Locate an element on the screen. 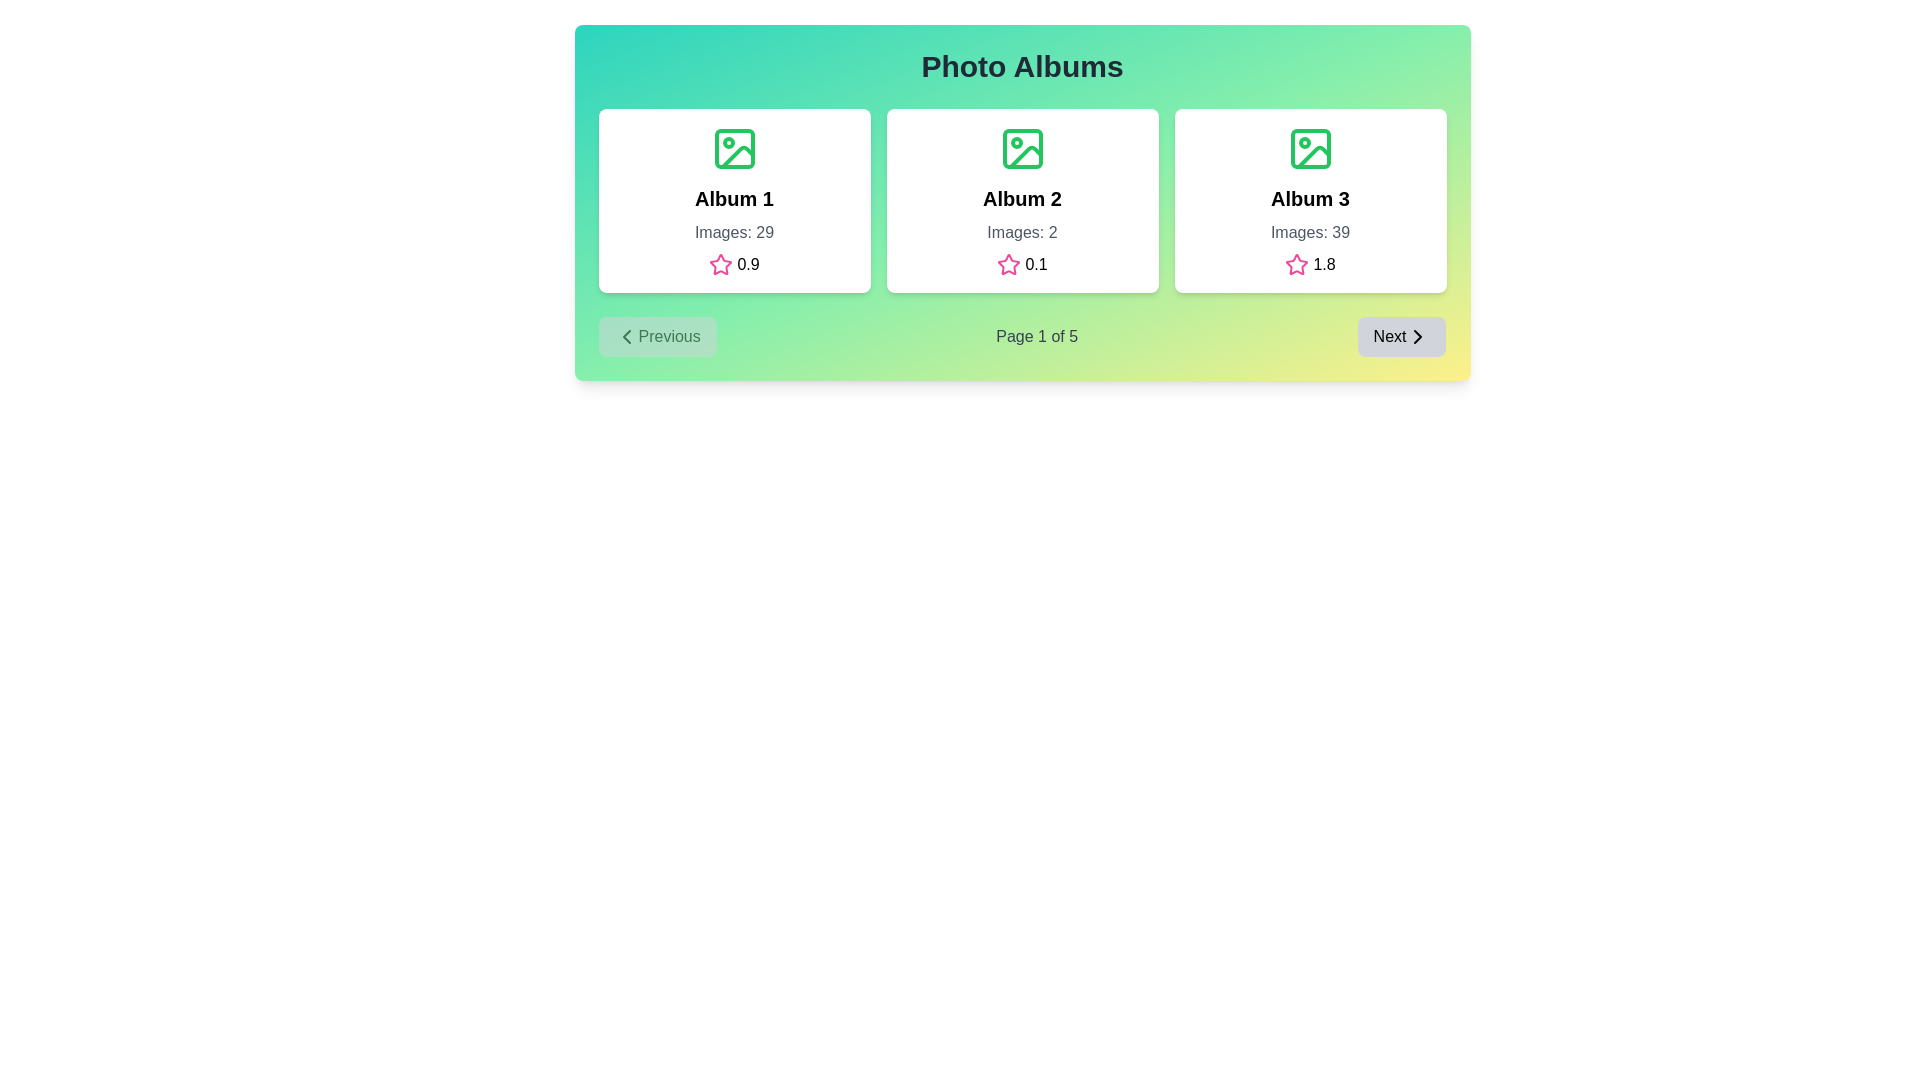 The width and height of the screenshot is (1920, 1080). rating value displayed in the rating indicator located beneath the 'Images: 29' label within the card for 'Album 1' is located at coordinates (733, 264).